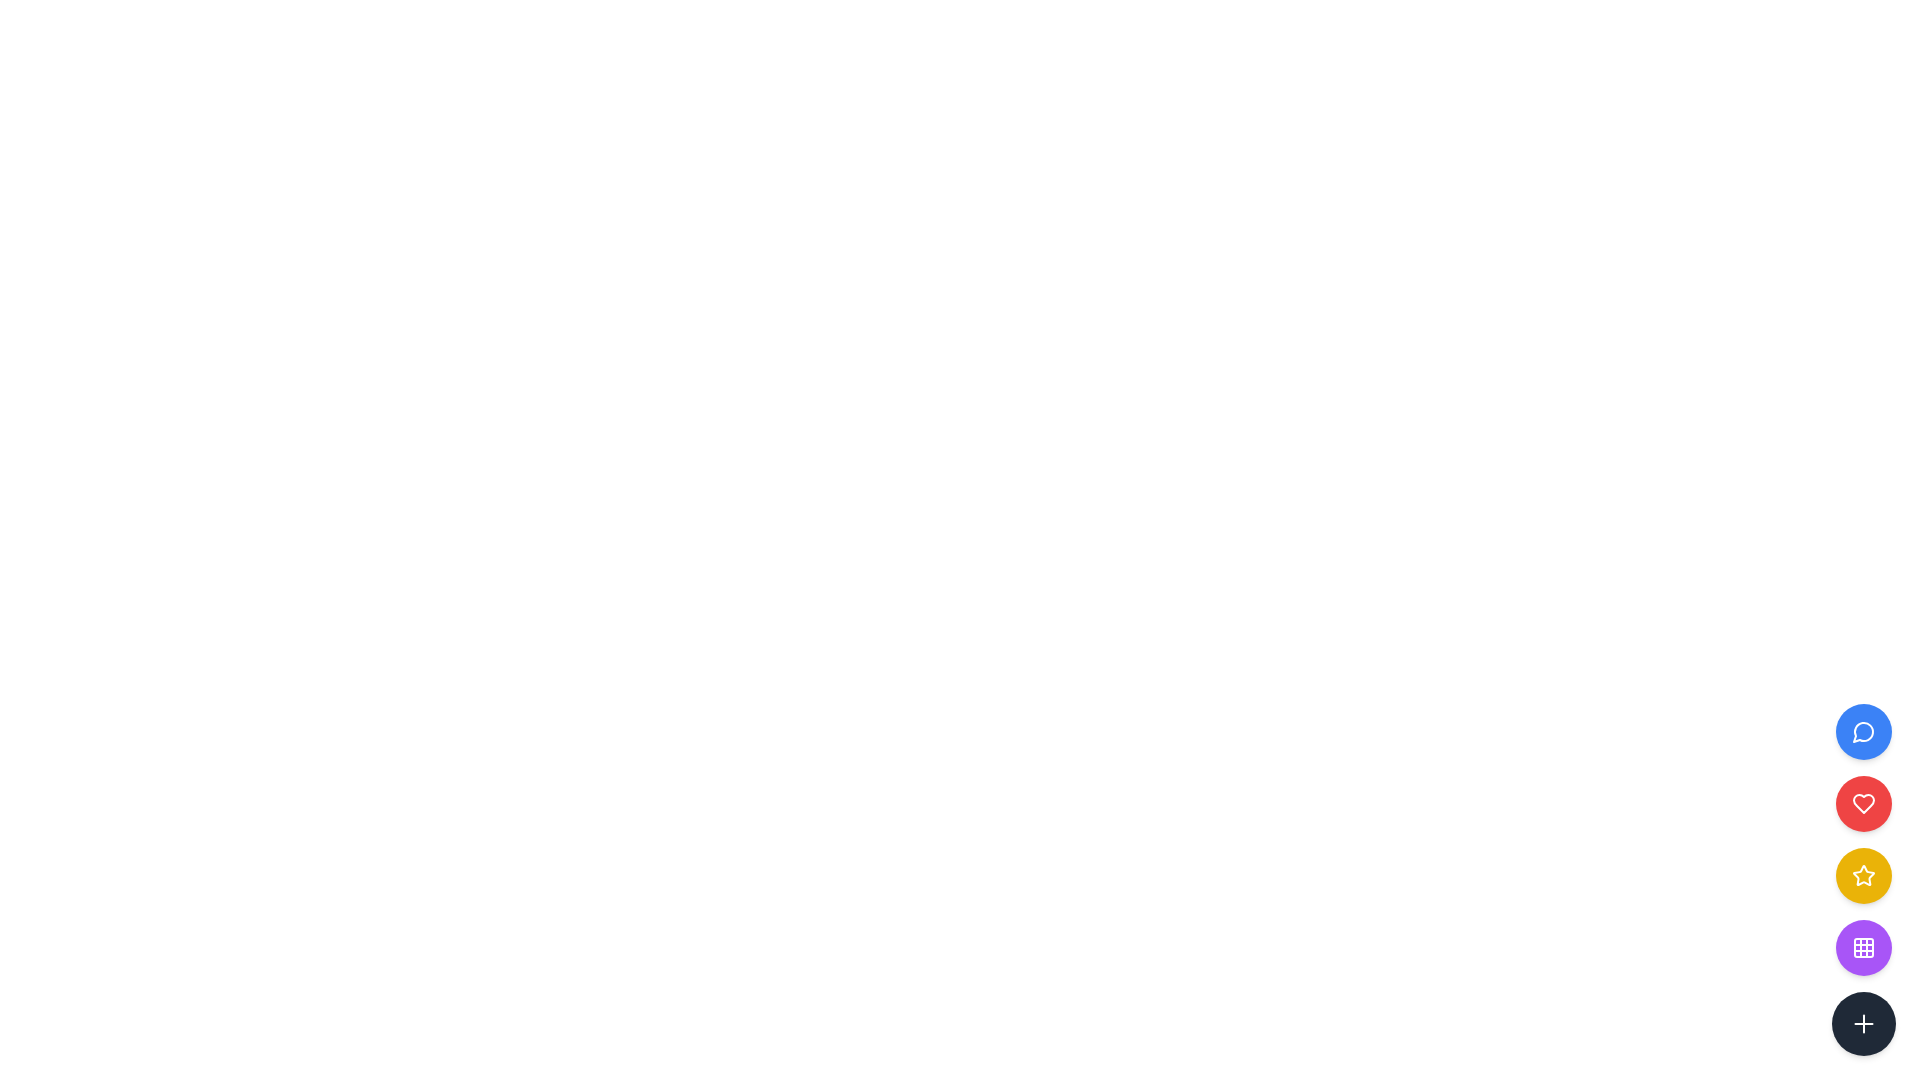 This screenshot has width=1920, height=1080. What do you see at coordinates (1862, 732) in the screenshot?
I see `the messaging icon located at the top of the vertical row of five circular icons on the far right of the interface` at bounding box center [1862, 732].